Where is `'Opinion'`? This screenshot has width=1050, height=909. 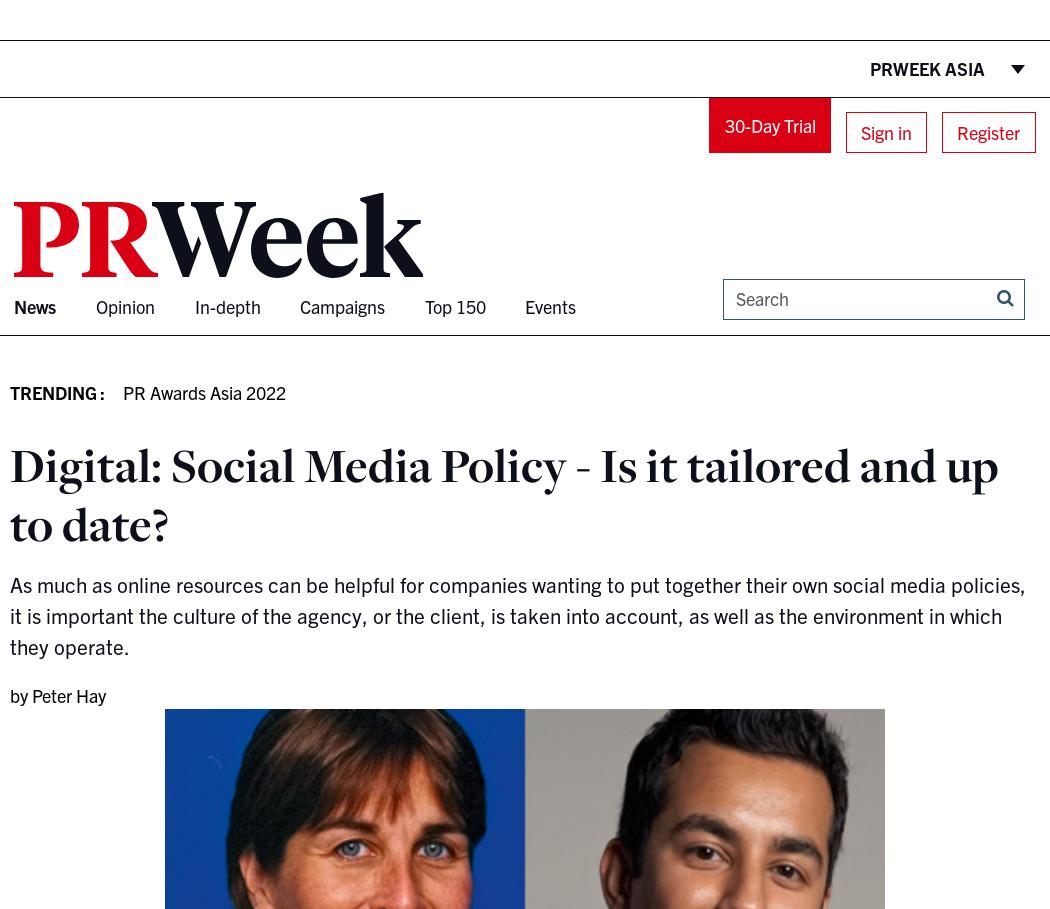
'Opinion' is located at coordinates (123, 305).